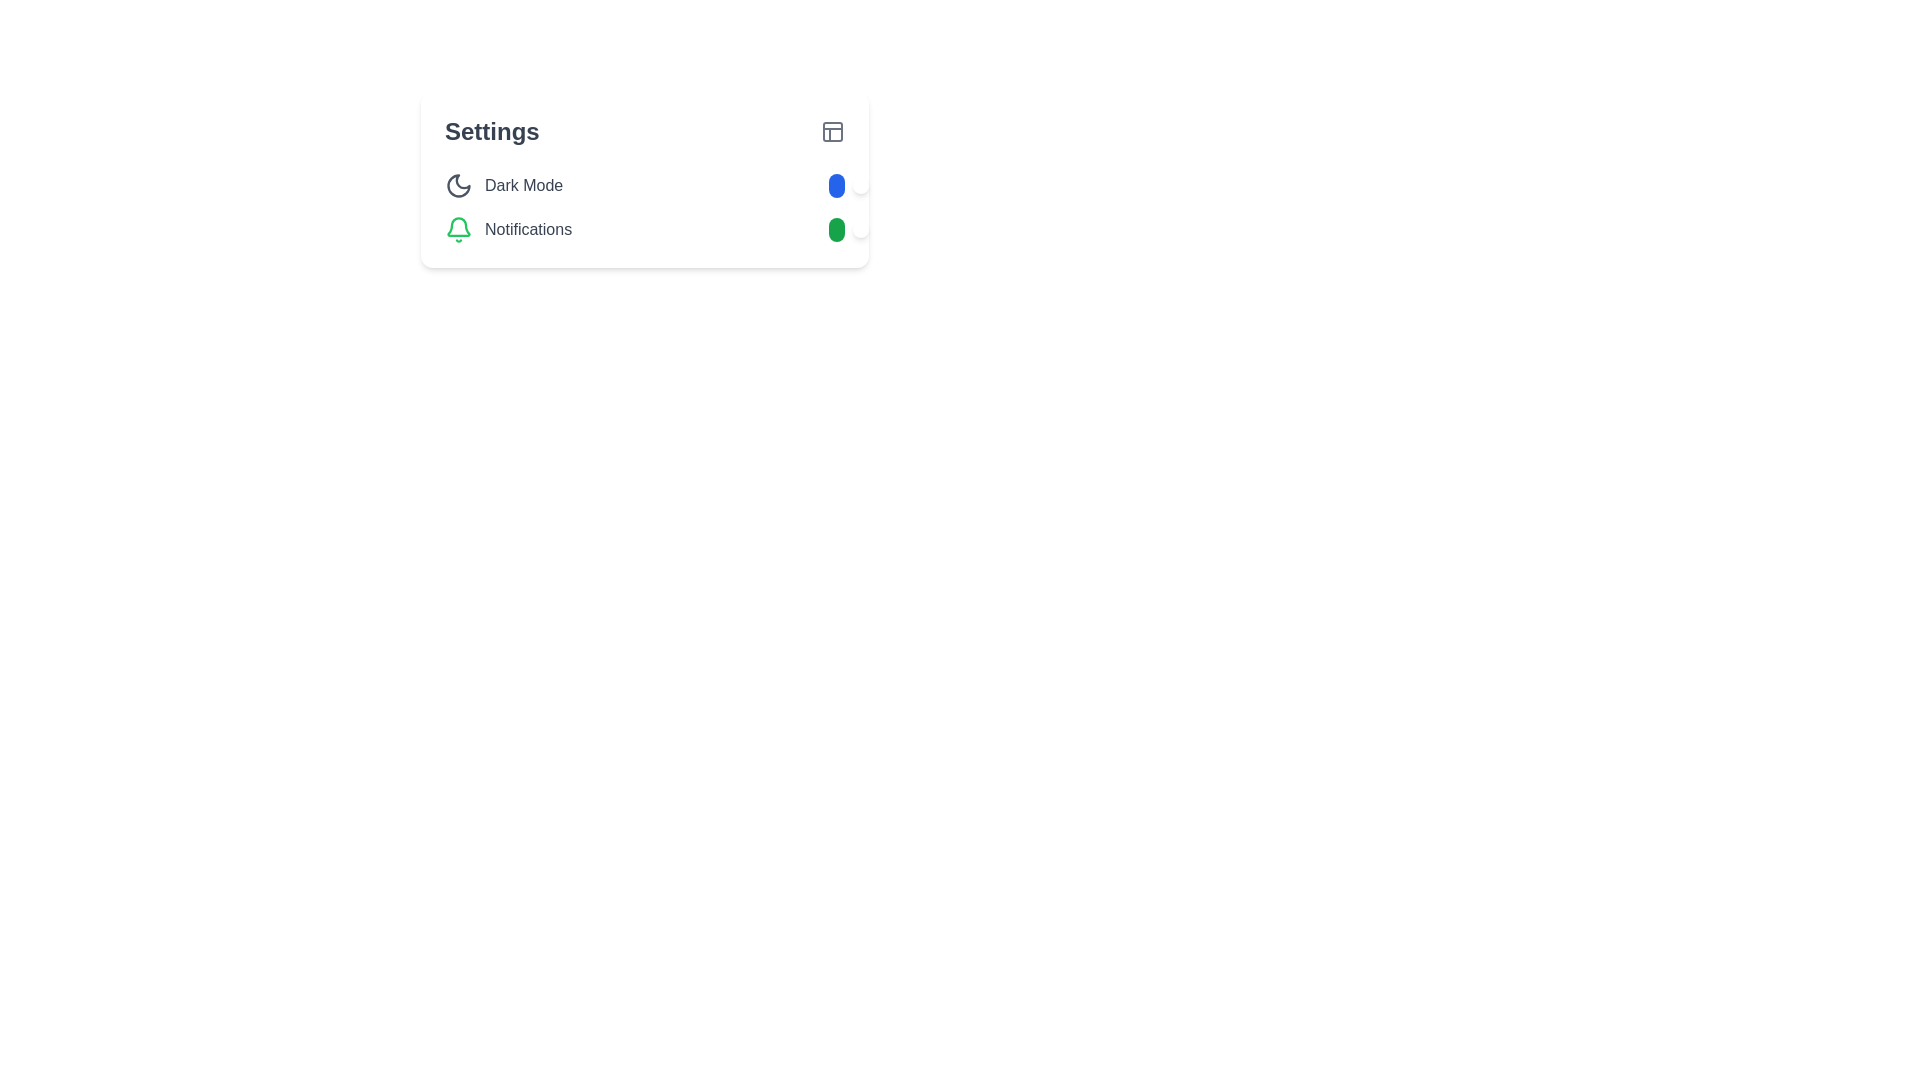 The image size is (1920, 1080). What do you see at coordinates (836, 185) in the screenshot?
I see `the toggle switch for 'Dark Mode'` at bounding box center [836, 185].